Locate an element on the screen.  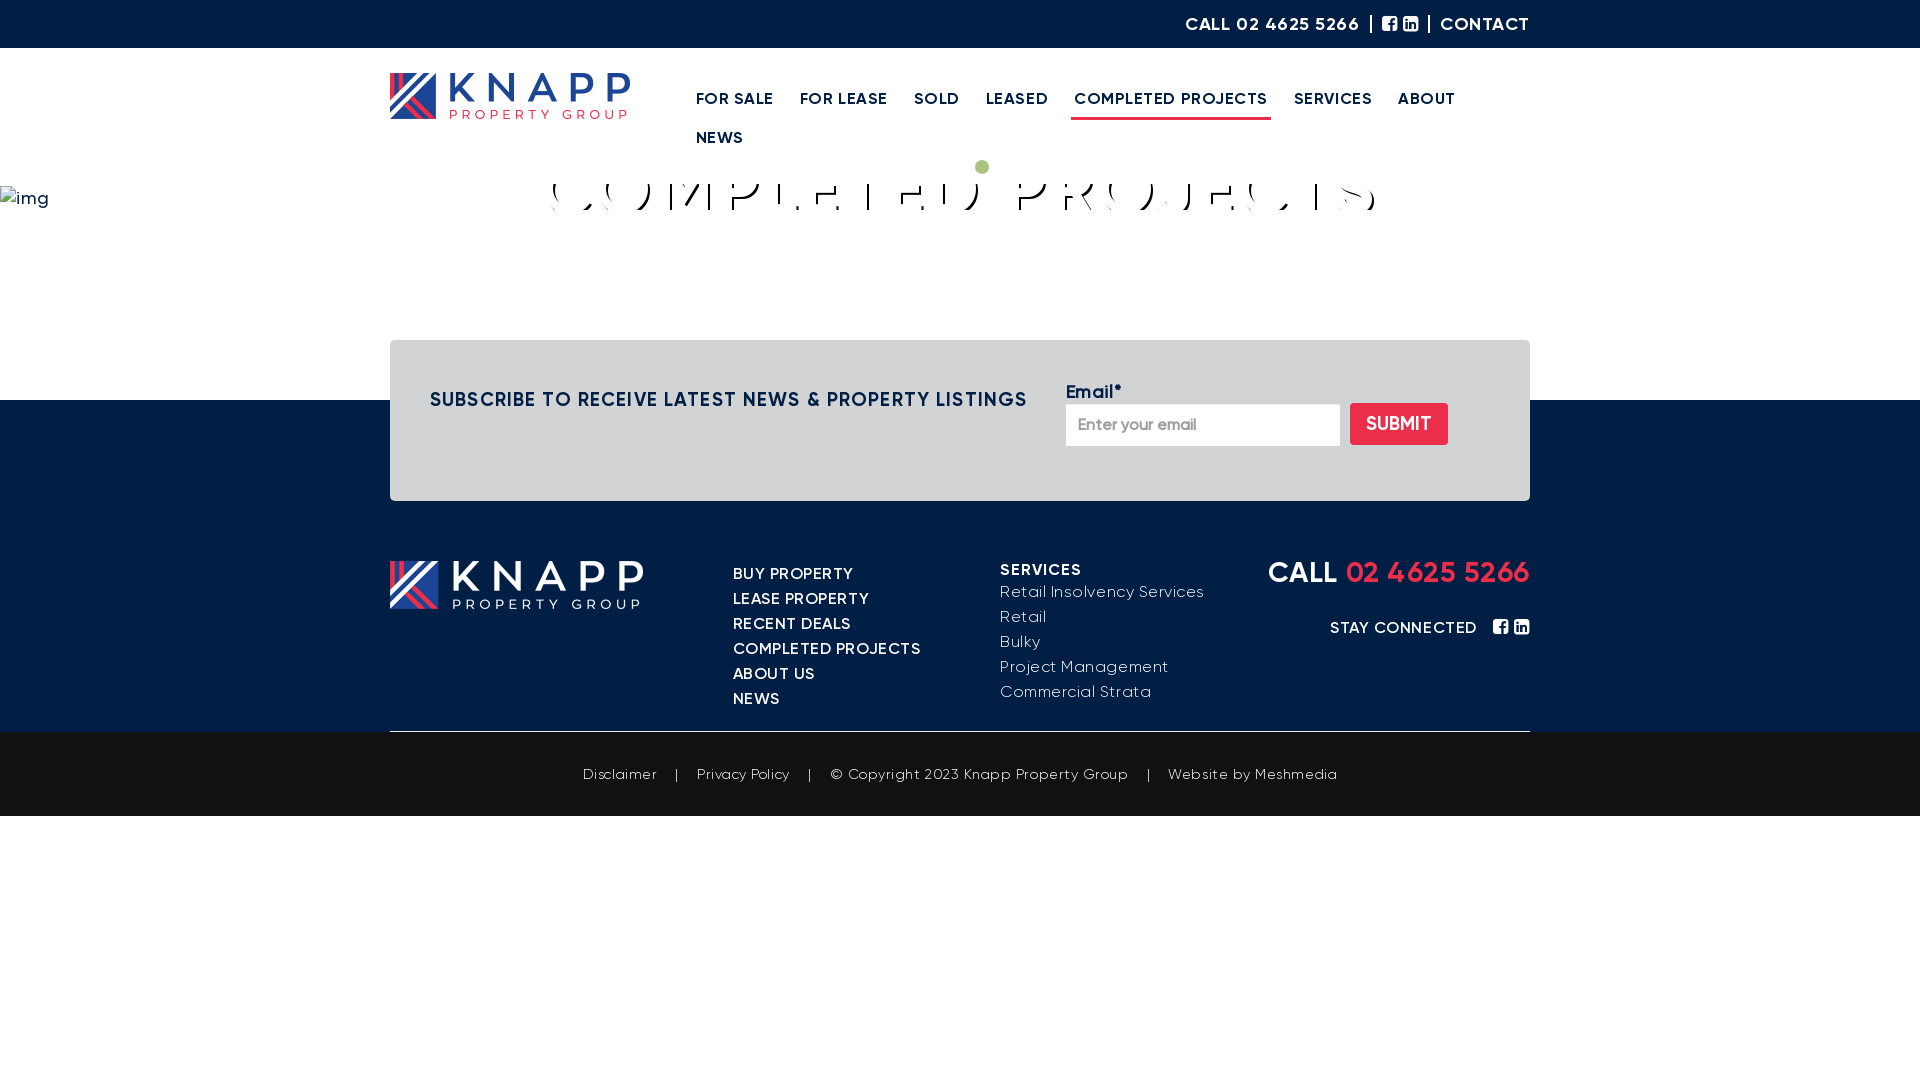
'Privacy Policy' is located at coordinates (696, 773).